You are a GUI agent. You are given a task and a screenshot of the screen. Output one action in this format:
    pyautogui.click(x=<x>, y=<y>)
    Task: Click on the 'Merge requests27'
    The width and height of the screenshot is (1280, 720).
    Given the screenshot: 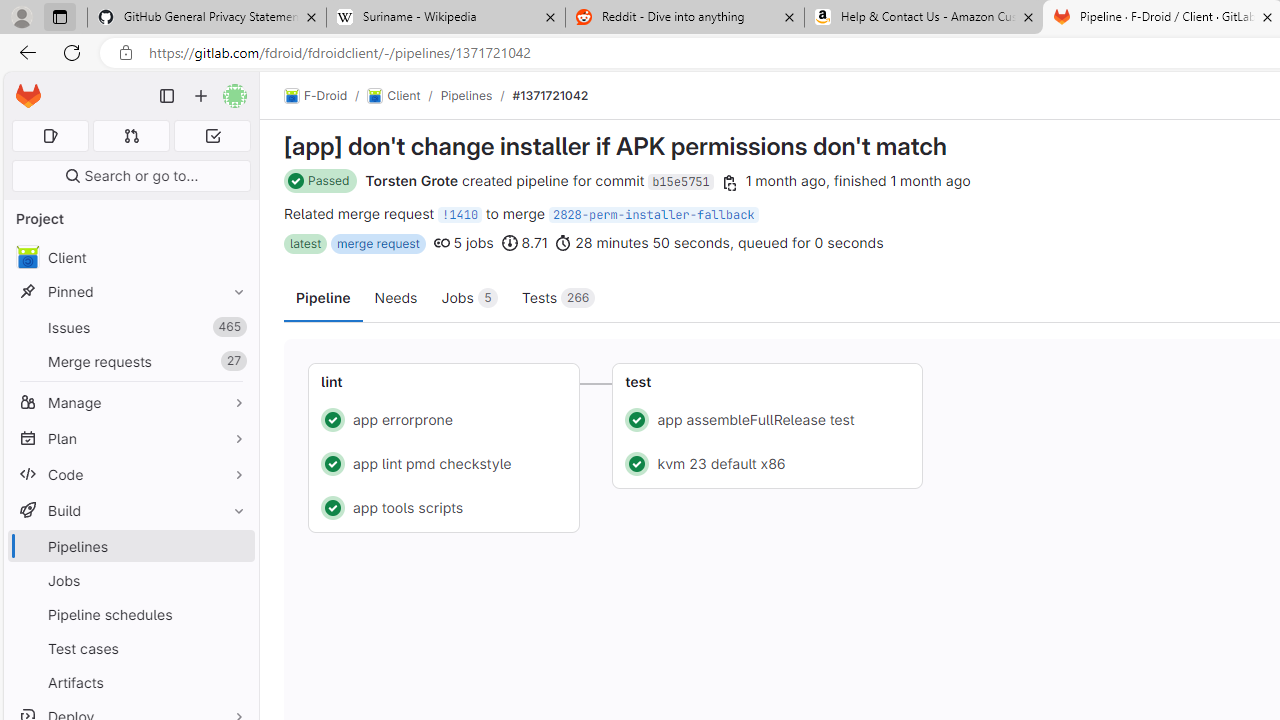 What is the action you would take?
    pyautogui.click(x=130, y=361)
    